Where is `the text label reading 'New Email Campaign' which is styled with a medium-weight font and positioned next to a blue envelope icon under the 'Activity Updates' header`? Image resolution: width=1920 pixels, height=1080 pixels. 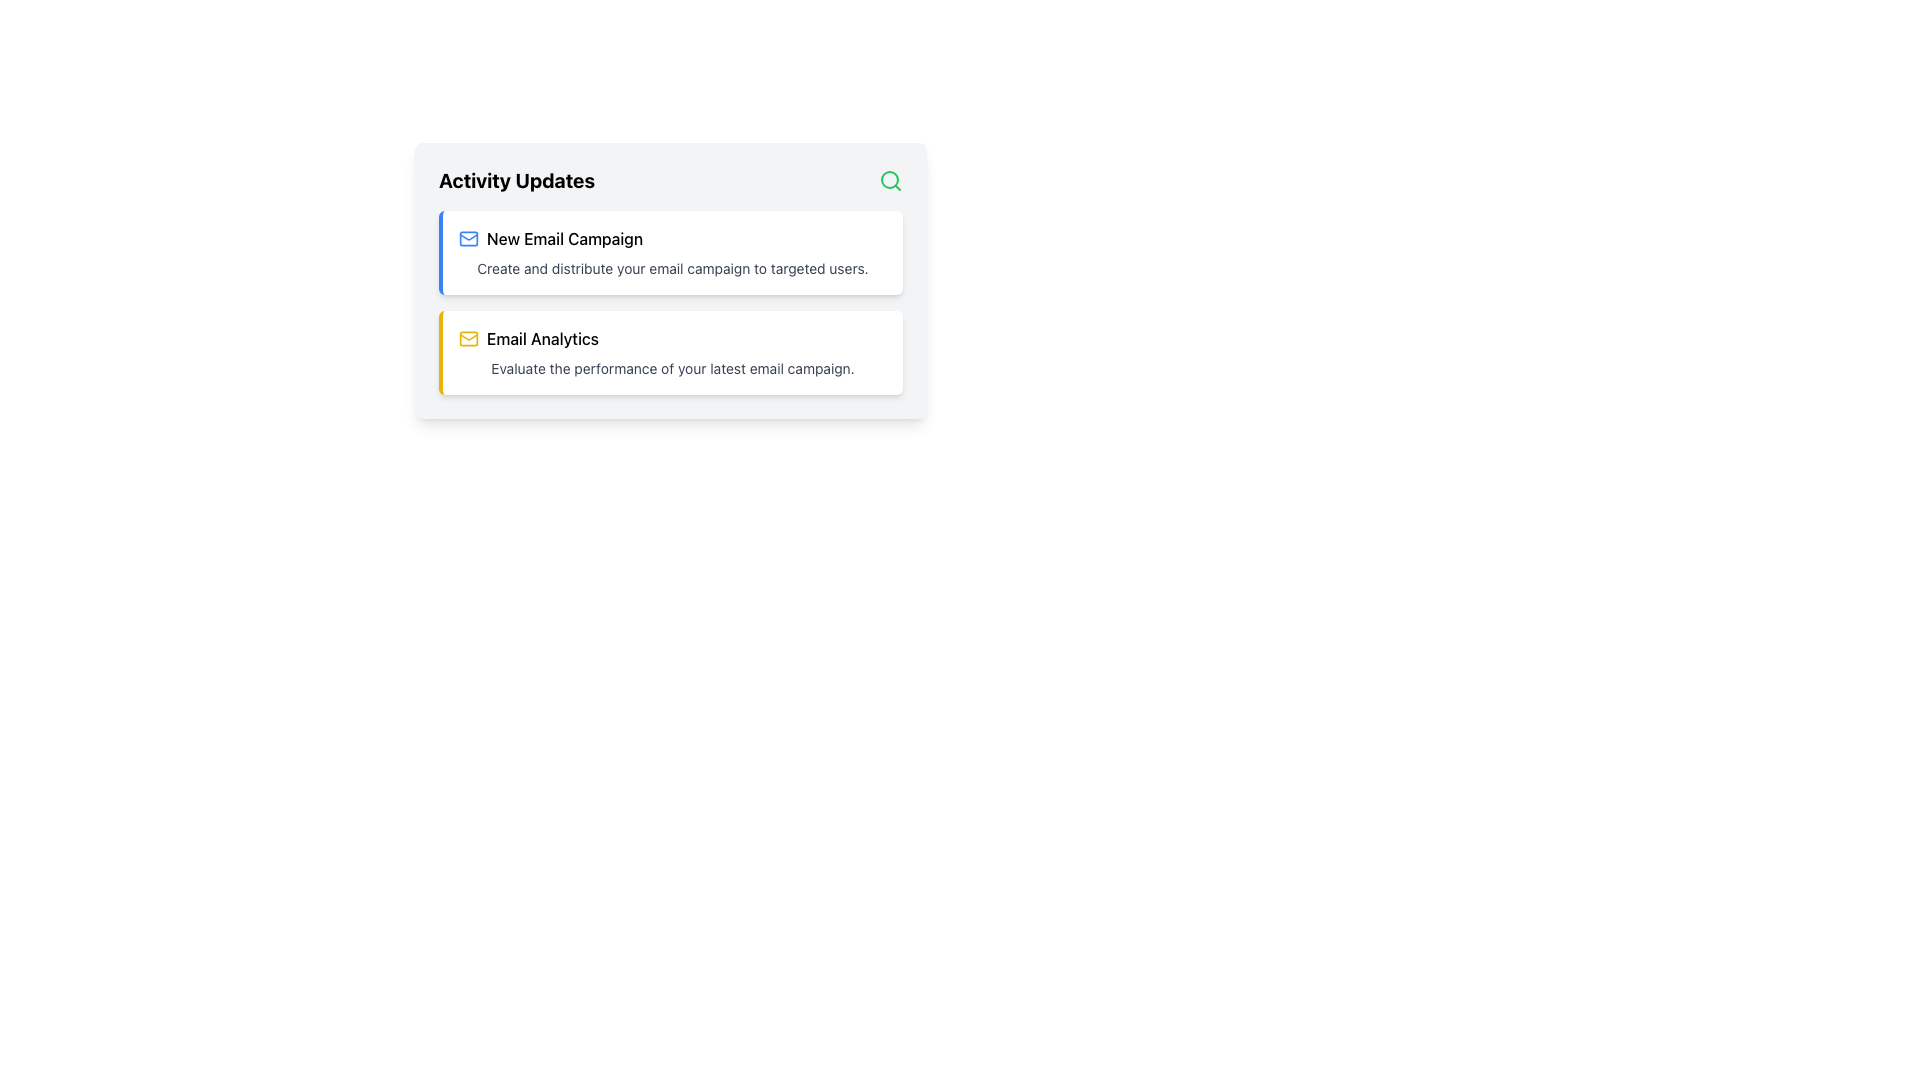
the text label reading 'New Email Campaign' which is styled with a medium-weight font and positioned next to a blue envelope icon under the 'Activity Updates' header is located at coordinates (564, 238).